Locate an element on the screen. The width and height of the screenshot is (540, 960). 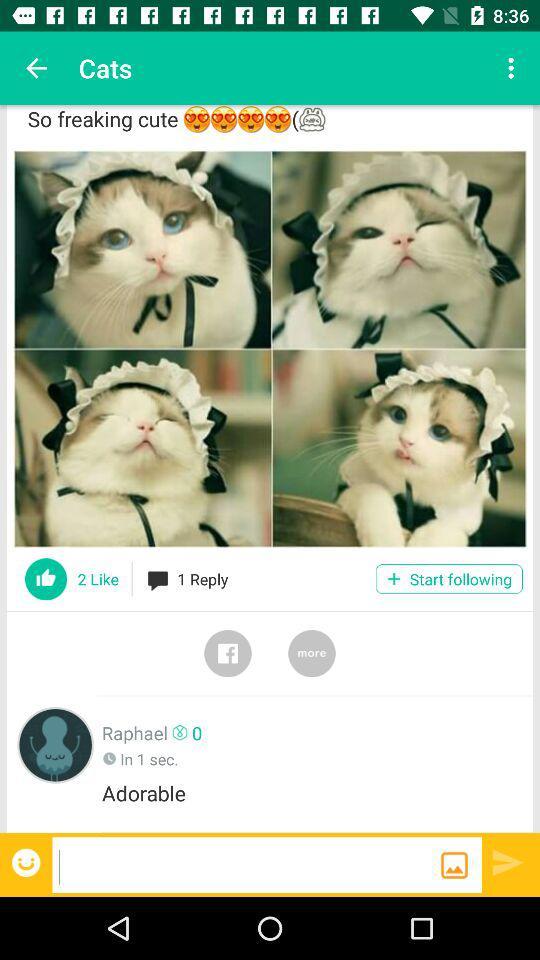
send is located at coordinates (508, 861).